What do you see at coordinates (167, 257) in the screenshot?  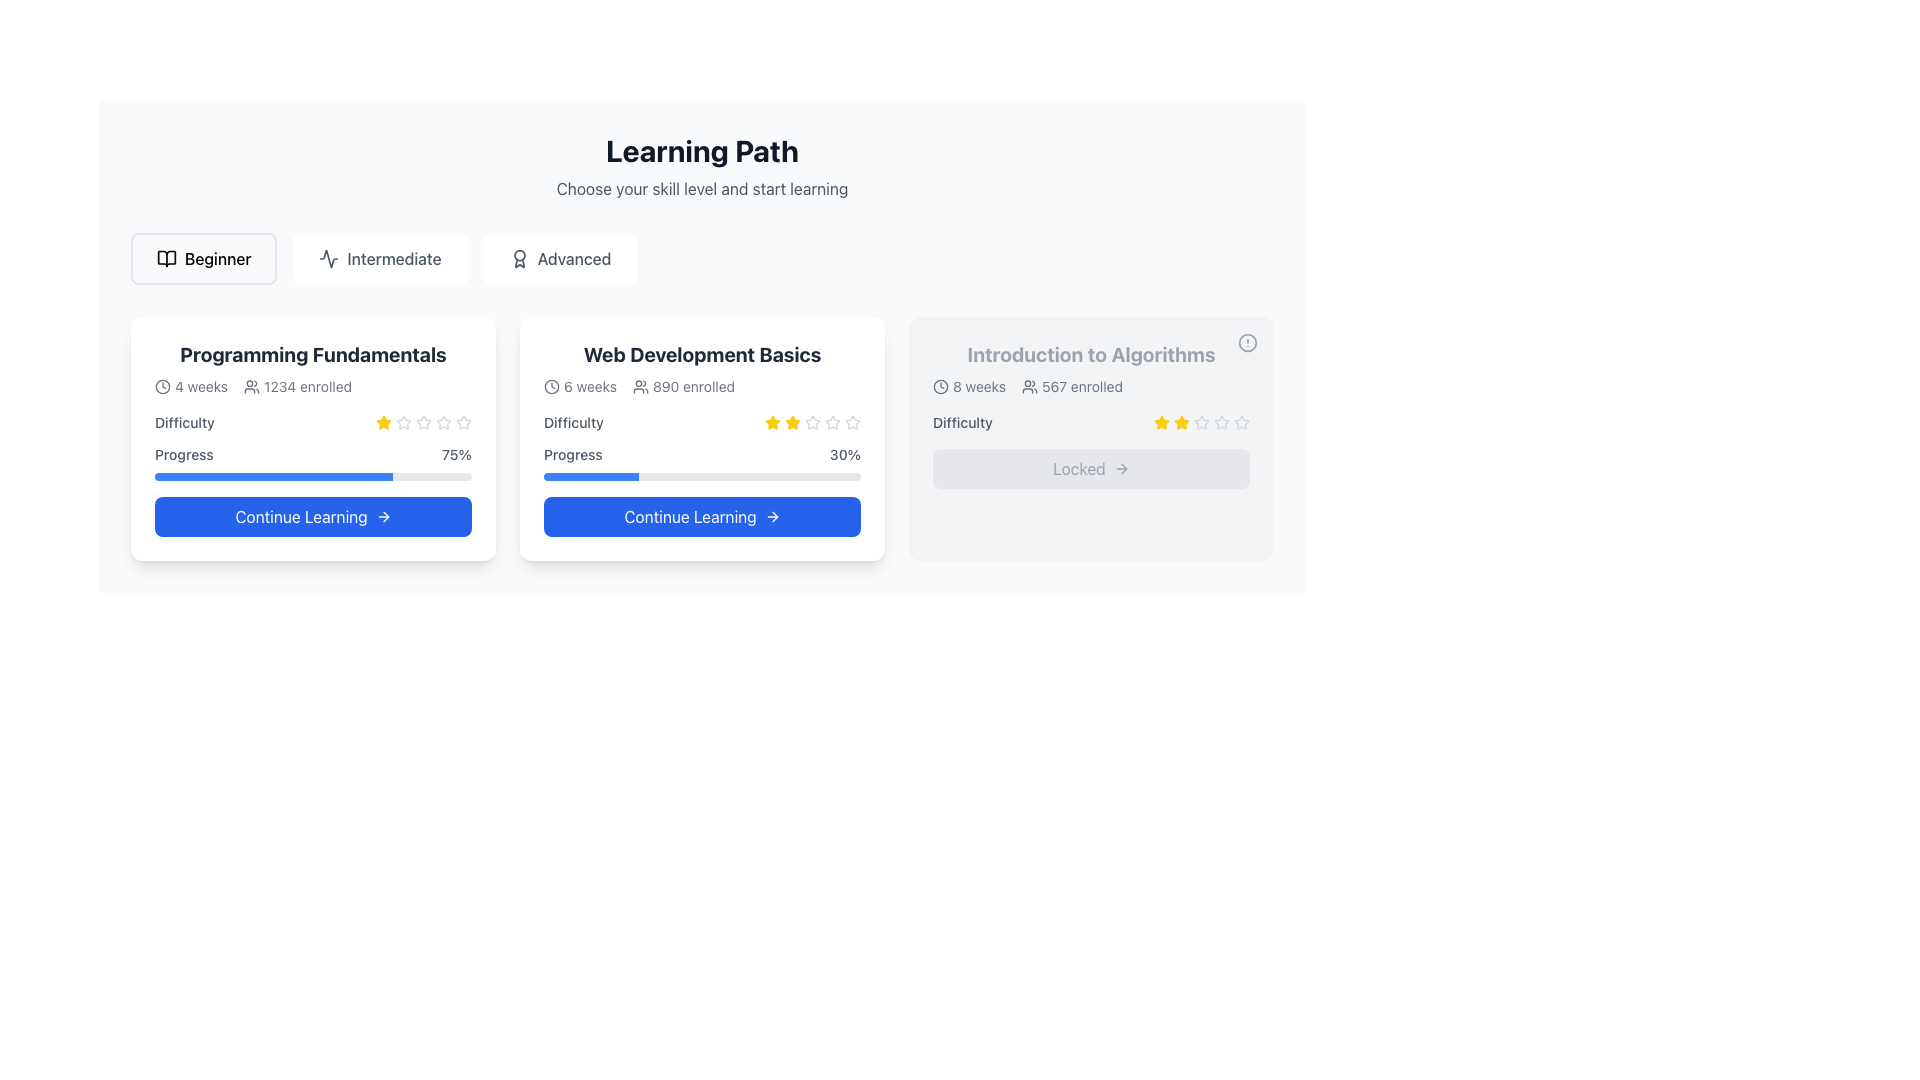 I see `the book-shaped icon, which is positioned to the left of the 'Beginner' text in a horizontal arrangement of options` at bounding box center [167, 257].